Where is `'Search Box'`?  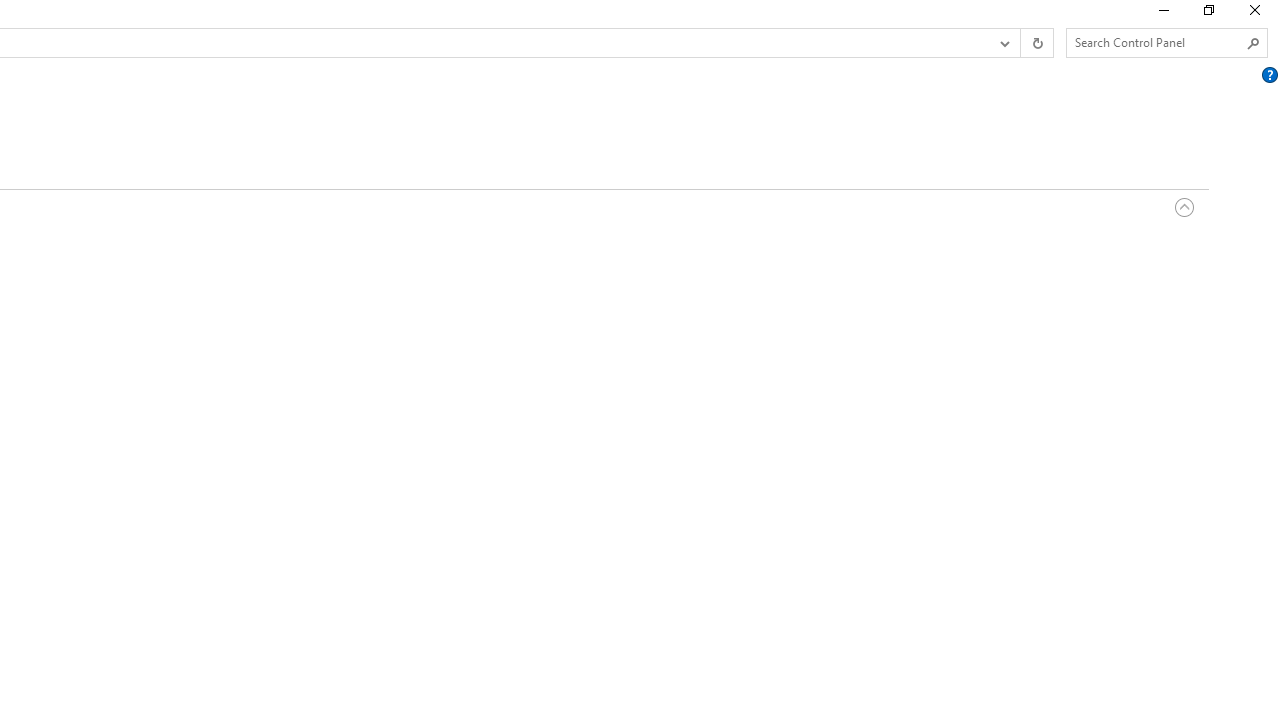 'Search Box' is located at coordinates (1157, 42).